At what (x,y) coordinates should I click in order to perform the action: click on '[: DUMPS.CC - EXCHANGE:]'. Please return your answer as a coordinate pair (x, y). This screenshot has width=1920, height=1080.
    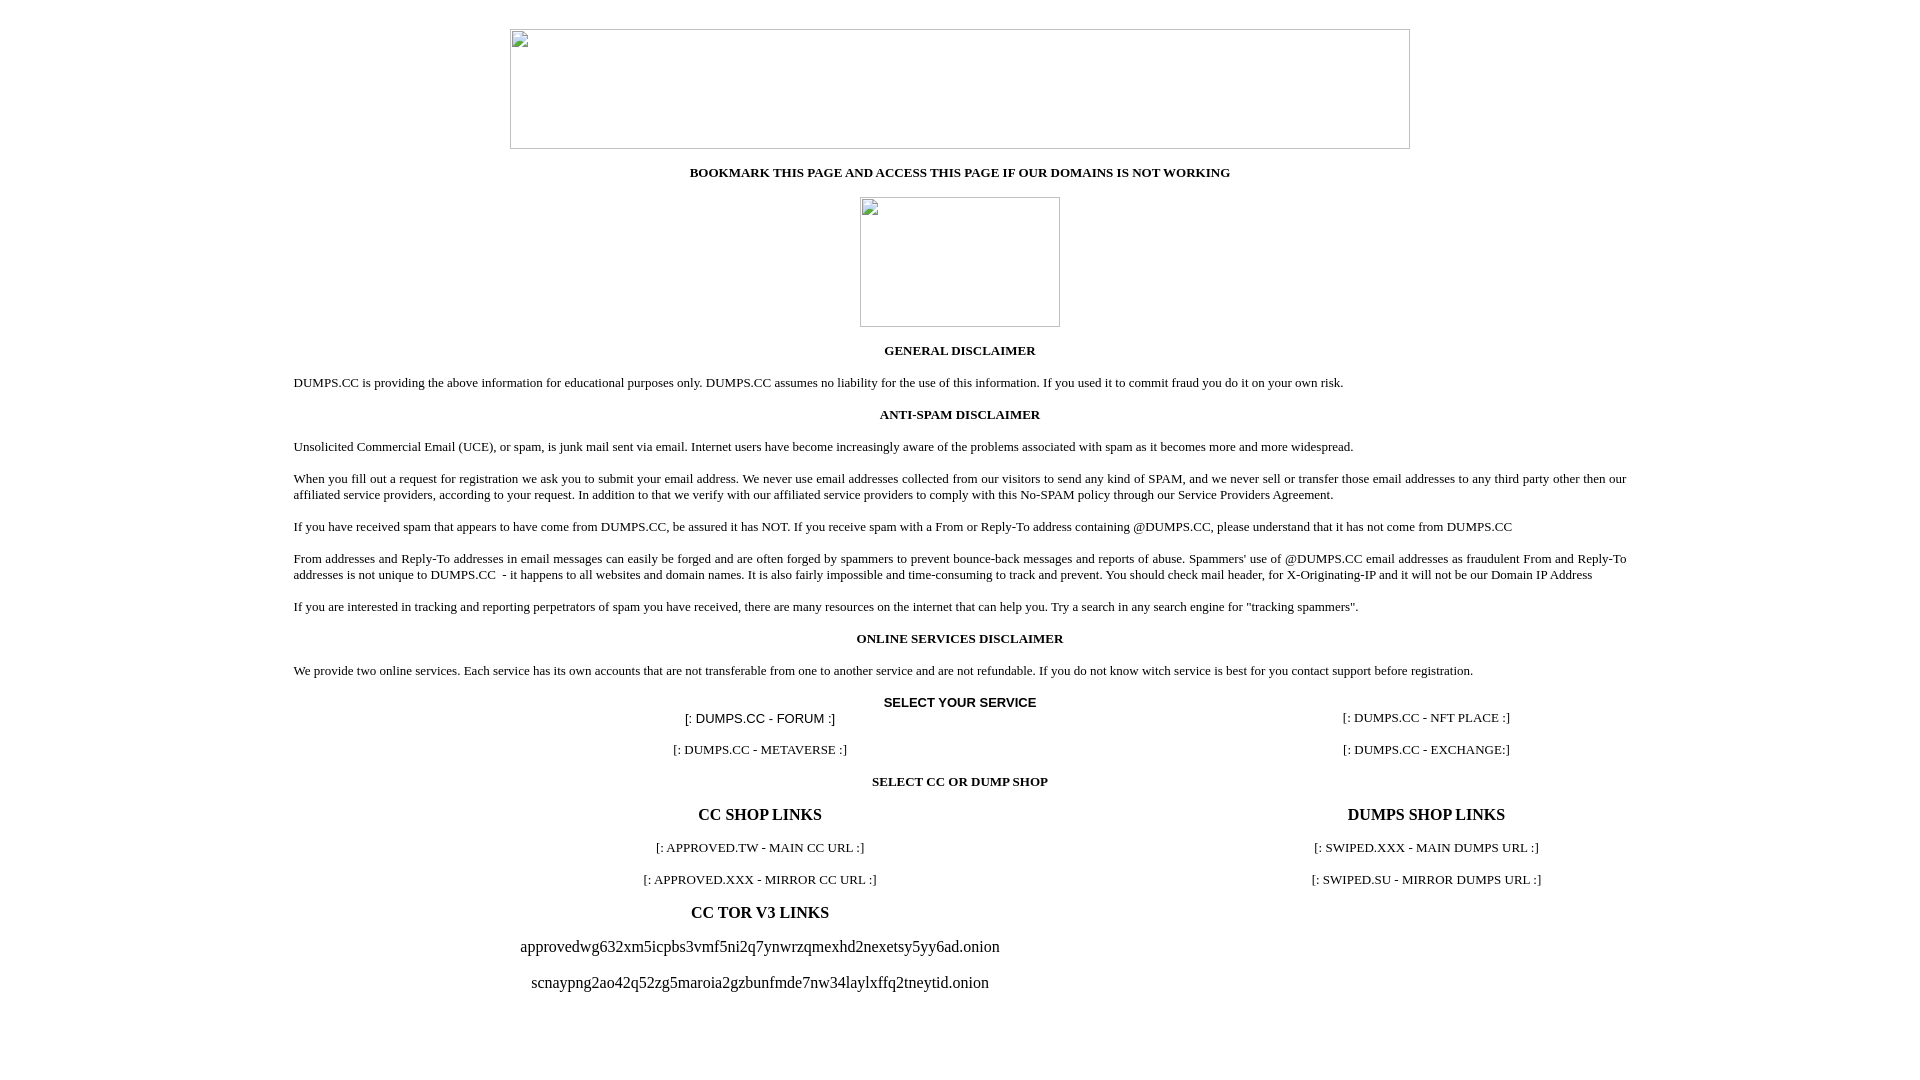
    Looking at the image, I should click on (1425, 749).